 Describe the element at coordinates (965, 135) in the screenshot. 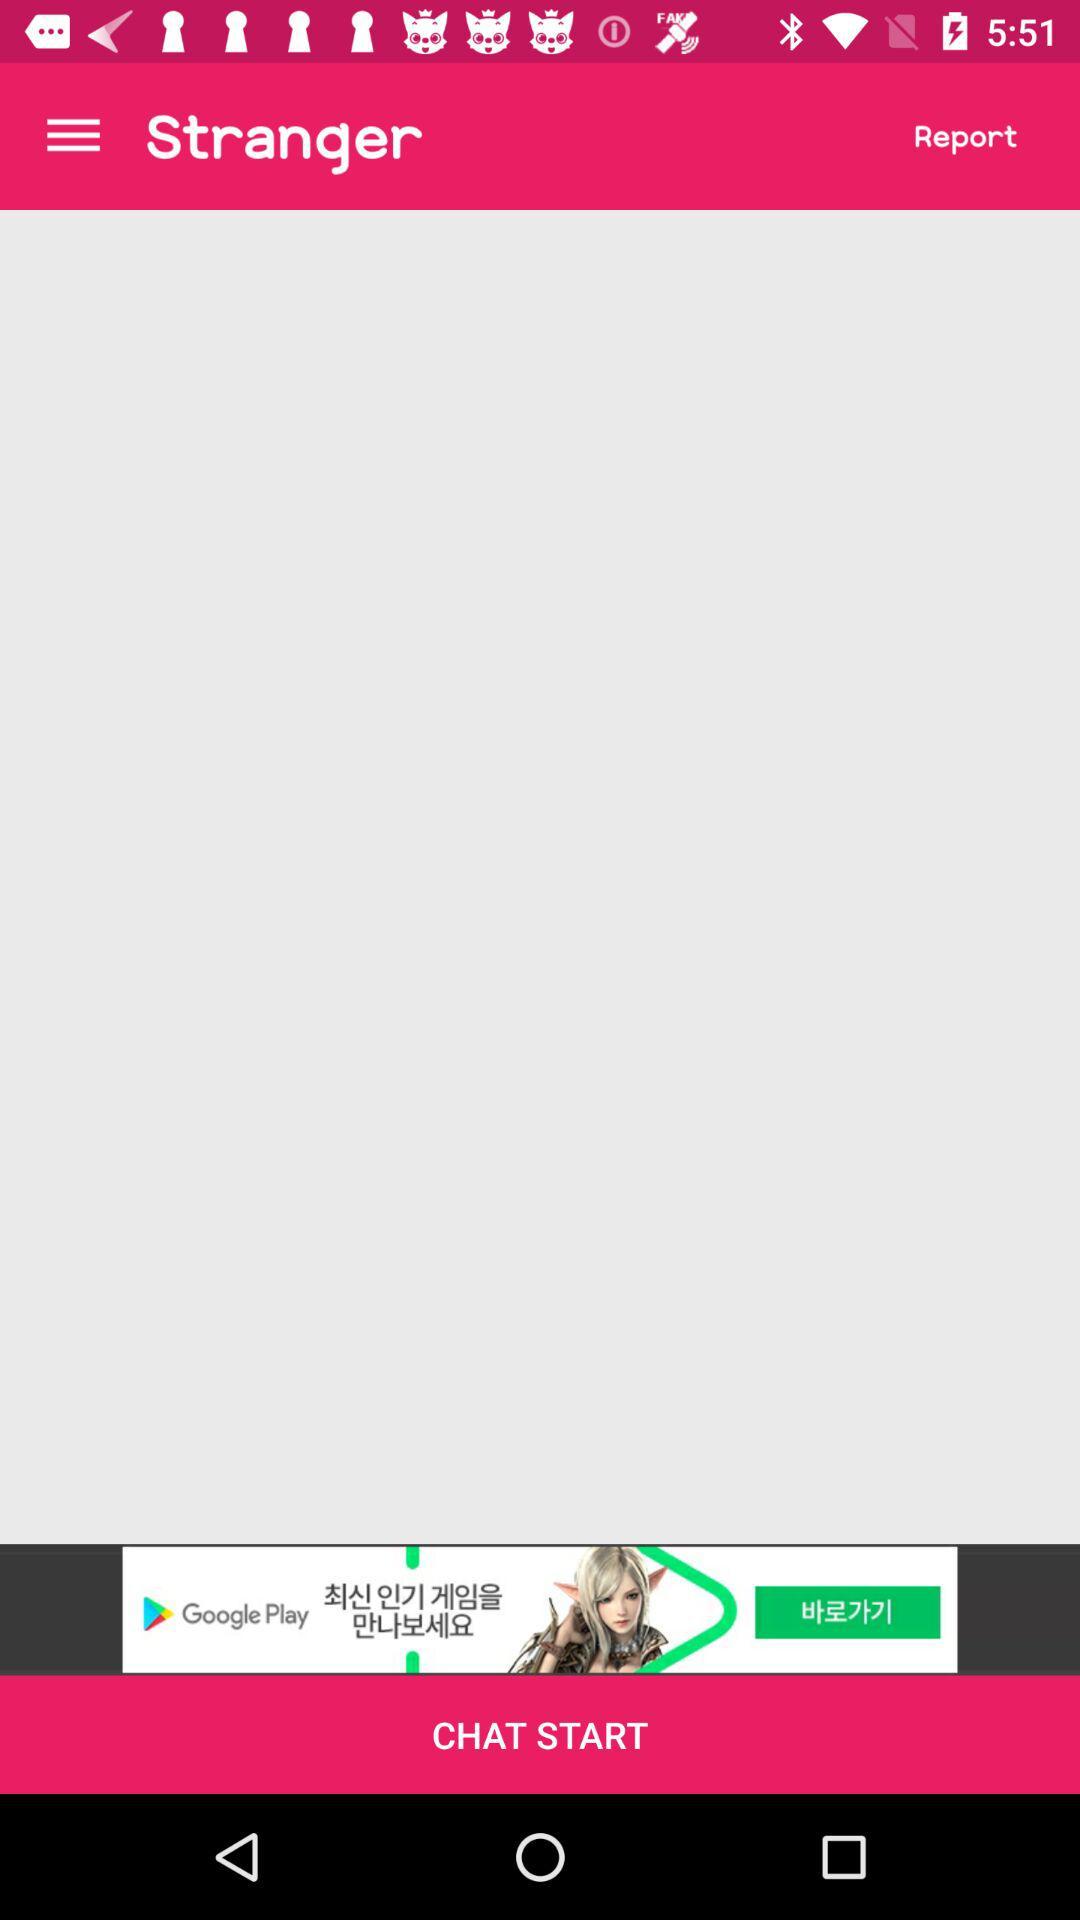

I see `report link` at that location.